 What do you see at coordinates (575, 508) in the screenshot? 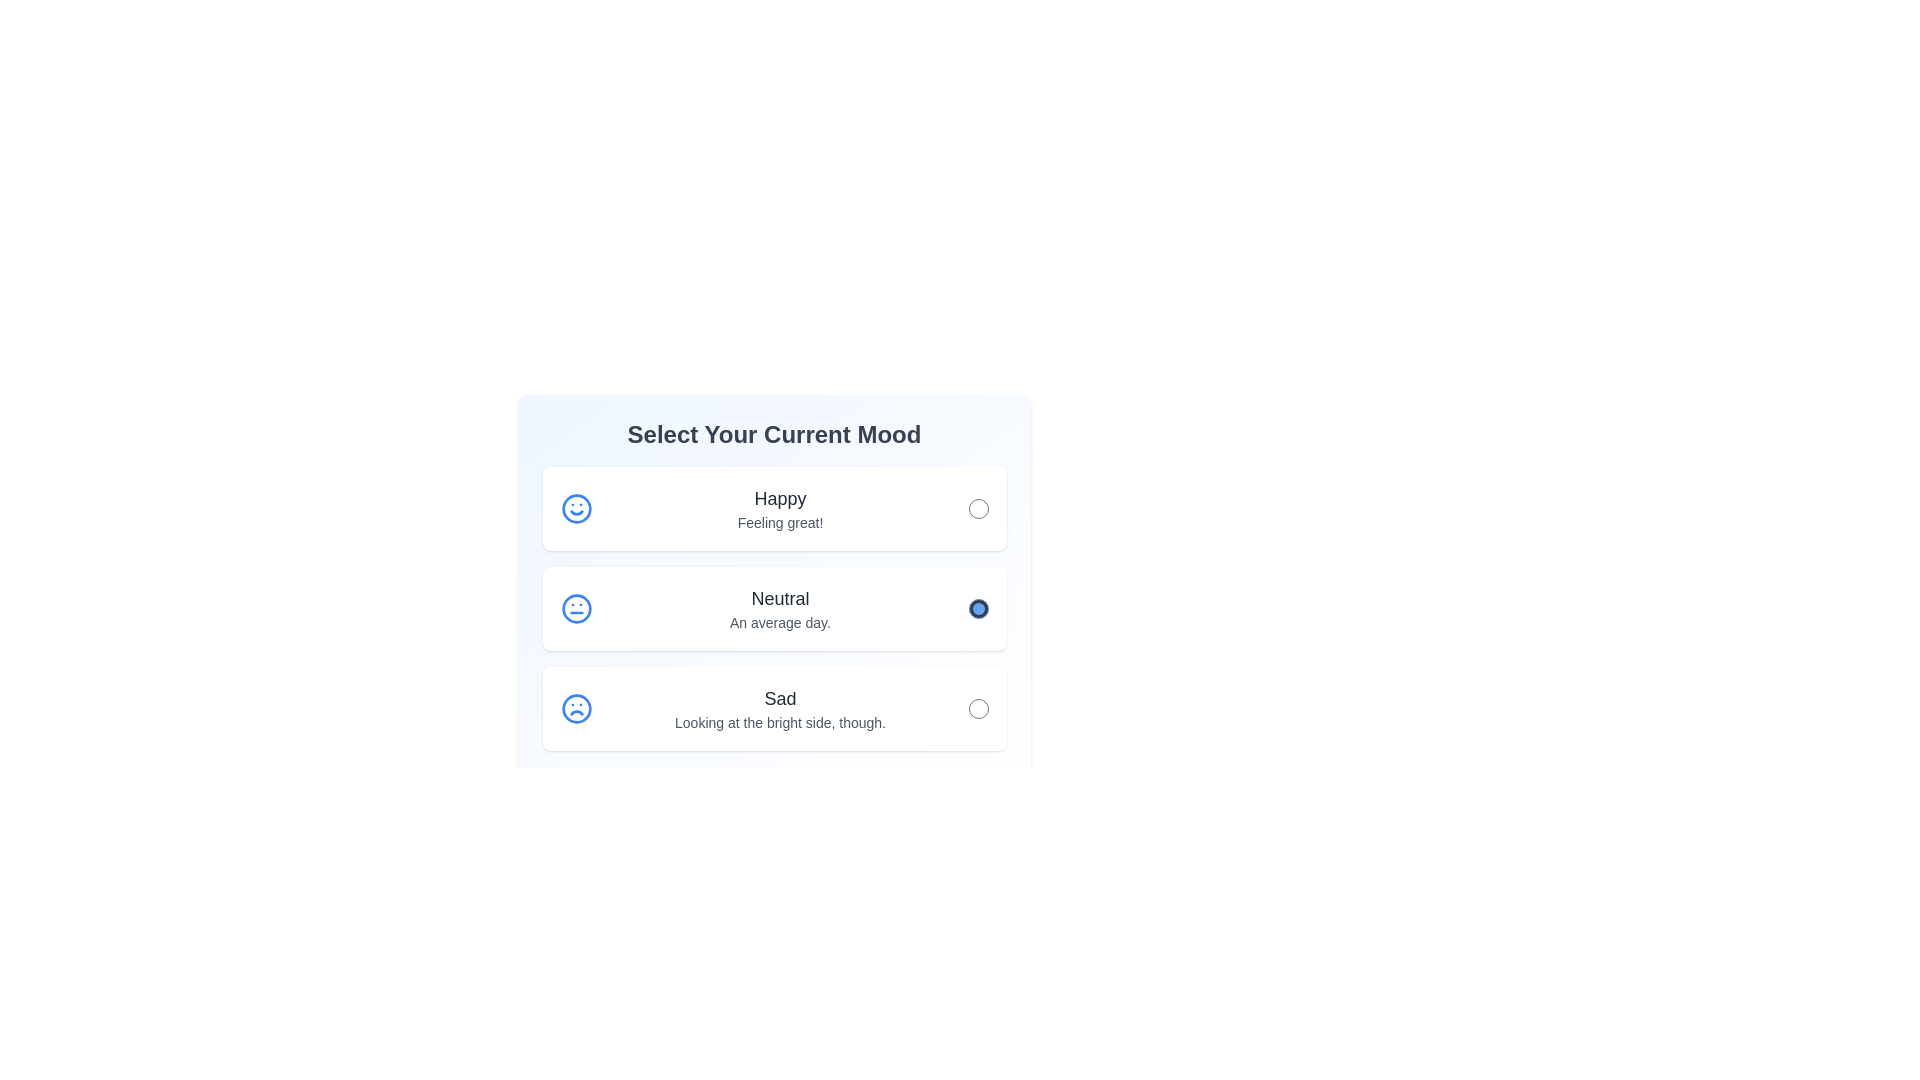
I see `the circular shape with a blue border that is the outermost part of the smiley face icon in the 'Happy' mood selection option` at bounding box center [575, 508].